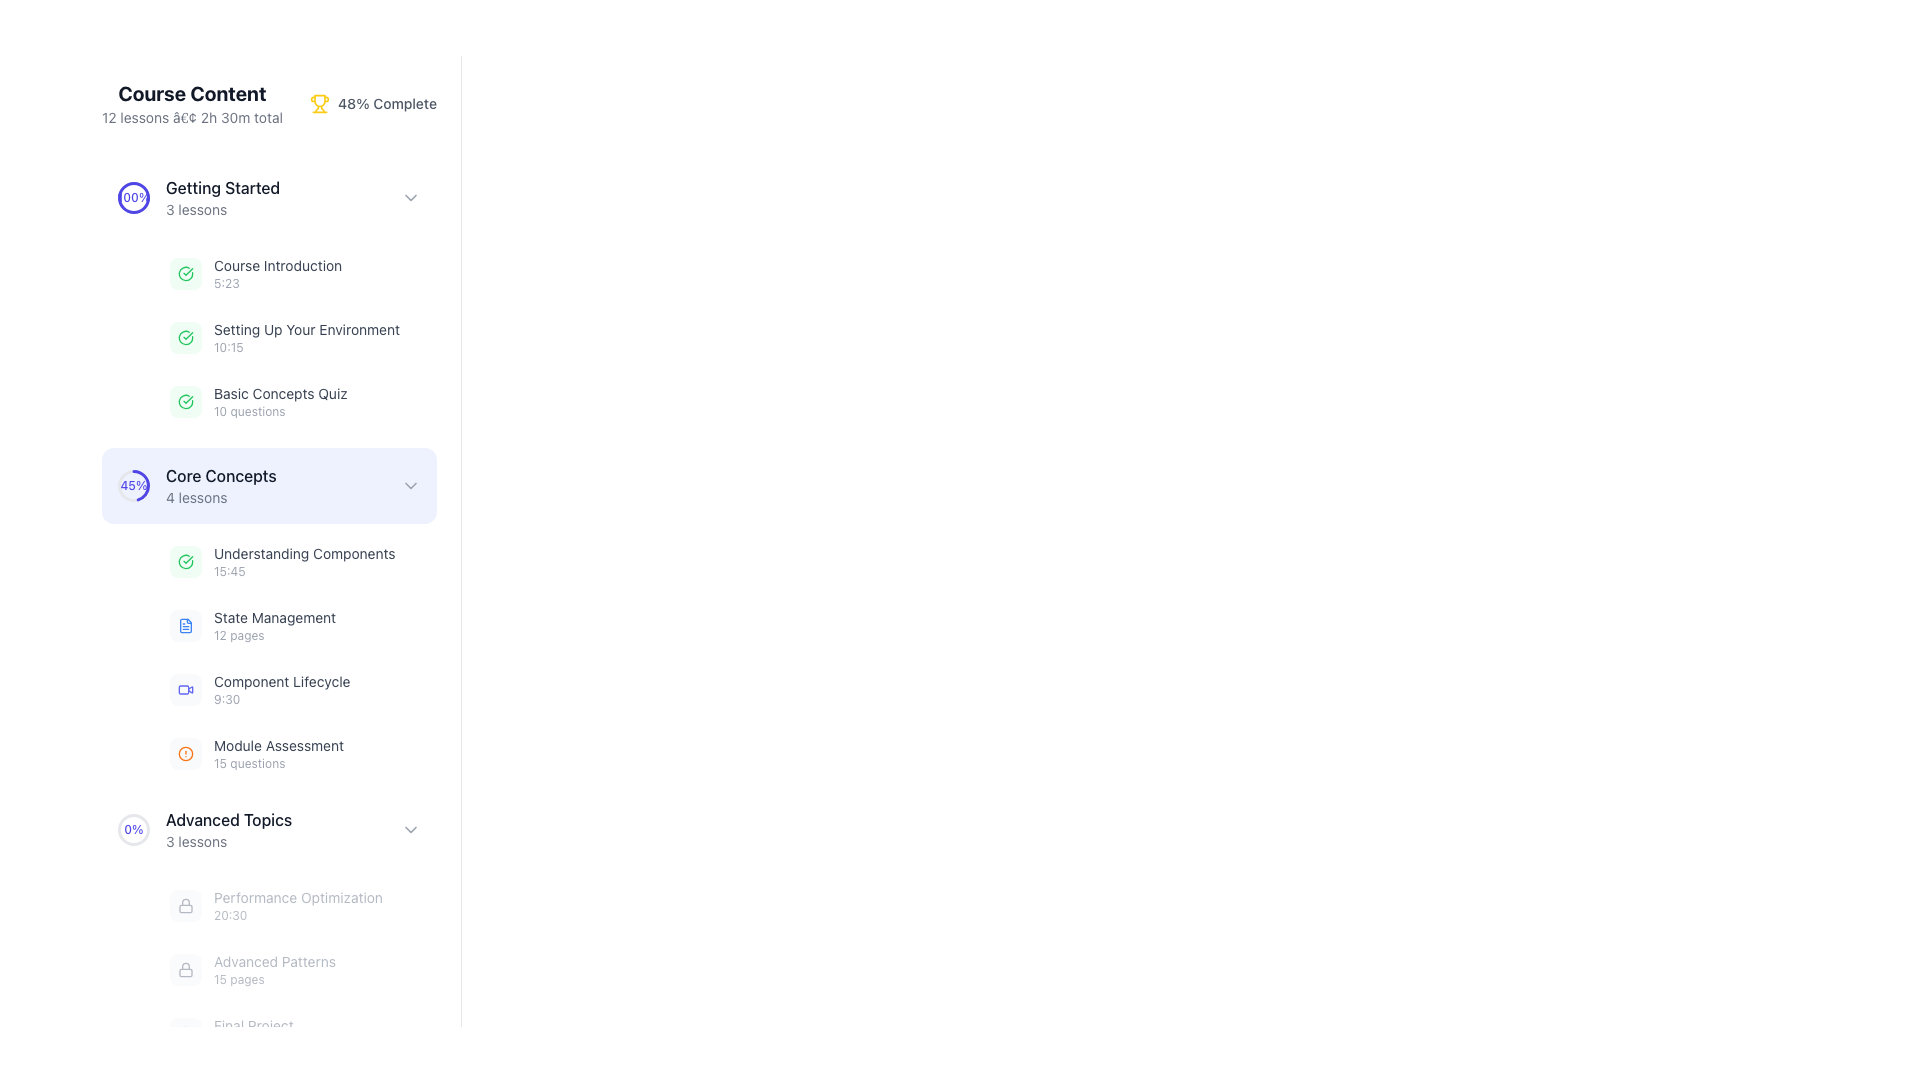 This screenshot has height=1080, width=1920. Describe the element at coordinates (252, 1026) in the screenshot. I see `the static text label 'Final Project' located at the bottom of the 'Advanced Topics' section in the left-hand navigation pane` at that location.